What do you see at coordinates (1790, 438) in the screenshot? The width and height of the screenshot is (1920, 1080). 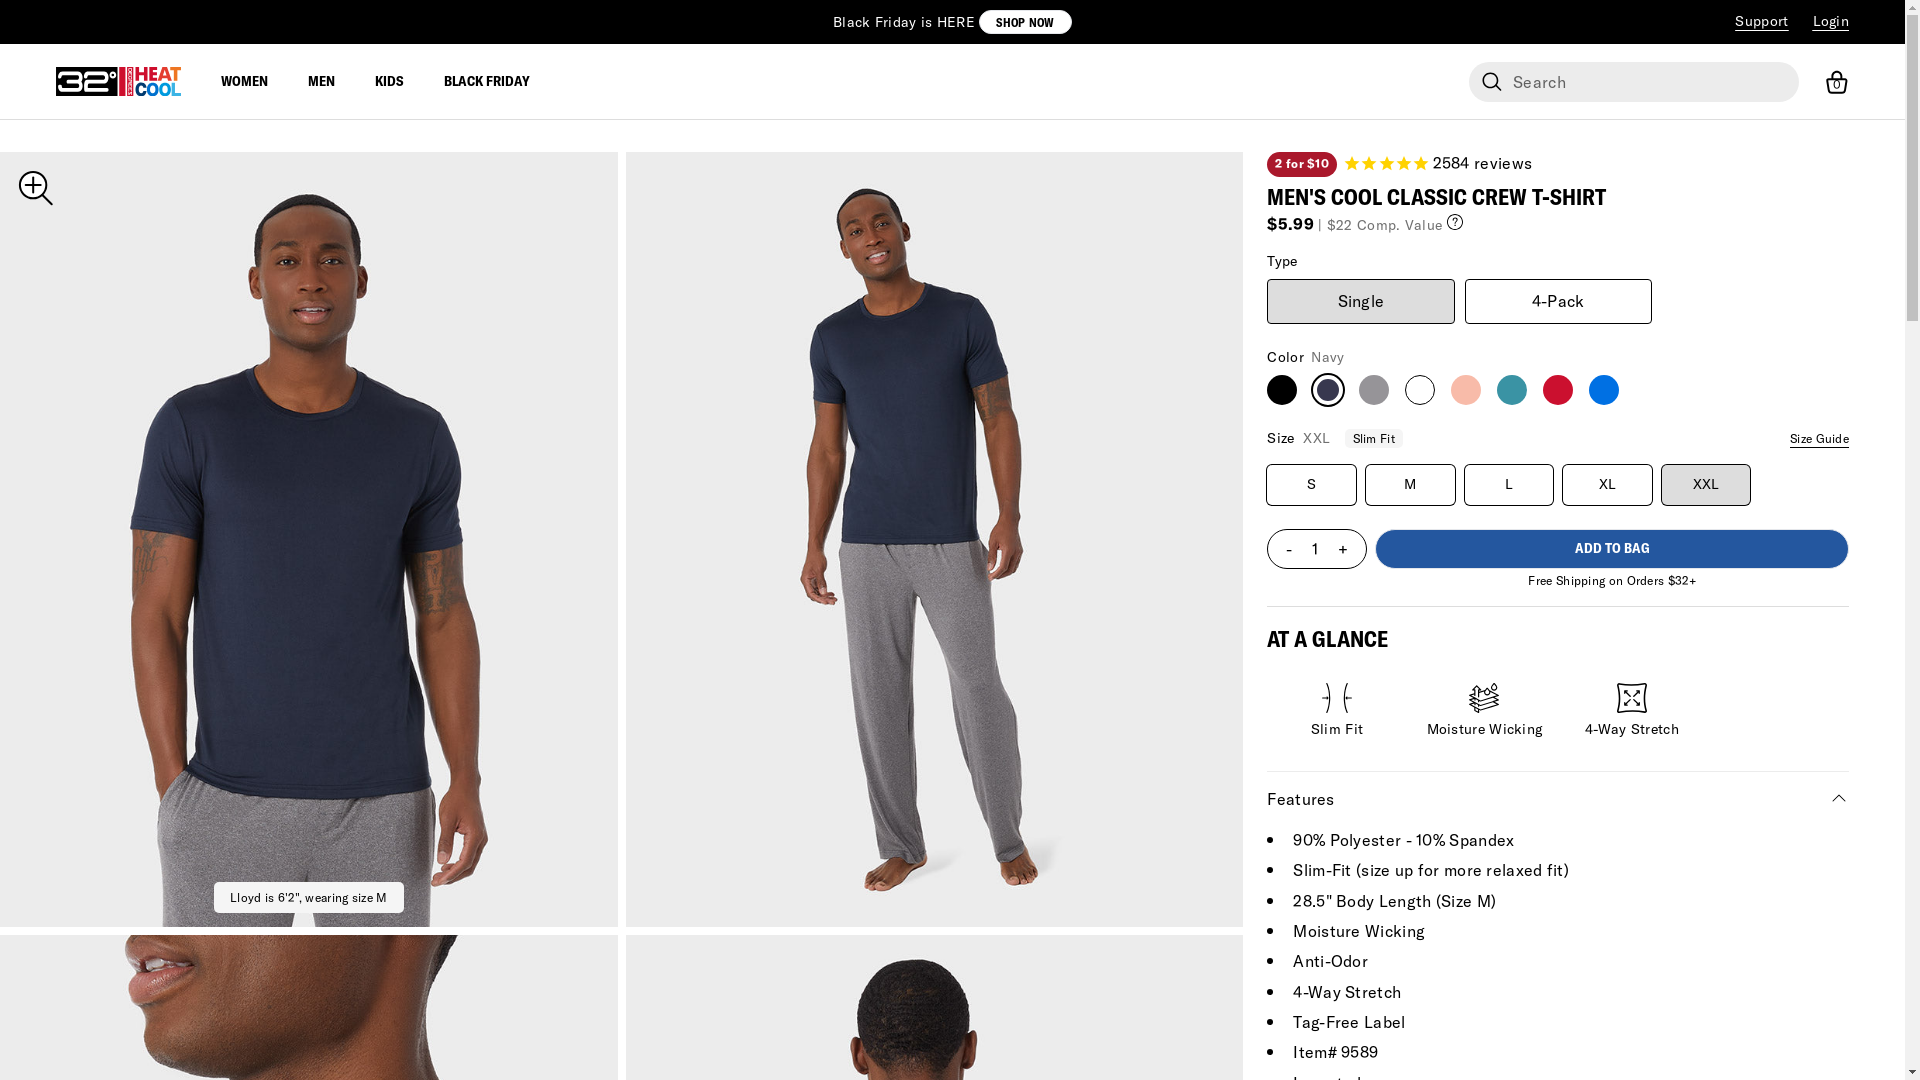 I see `'Size Guide'` at bounding box center [1790, 438].